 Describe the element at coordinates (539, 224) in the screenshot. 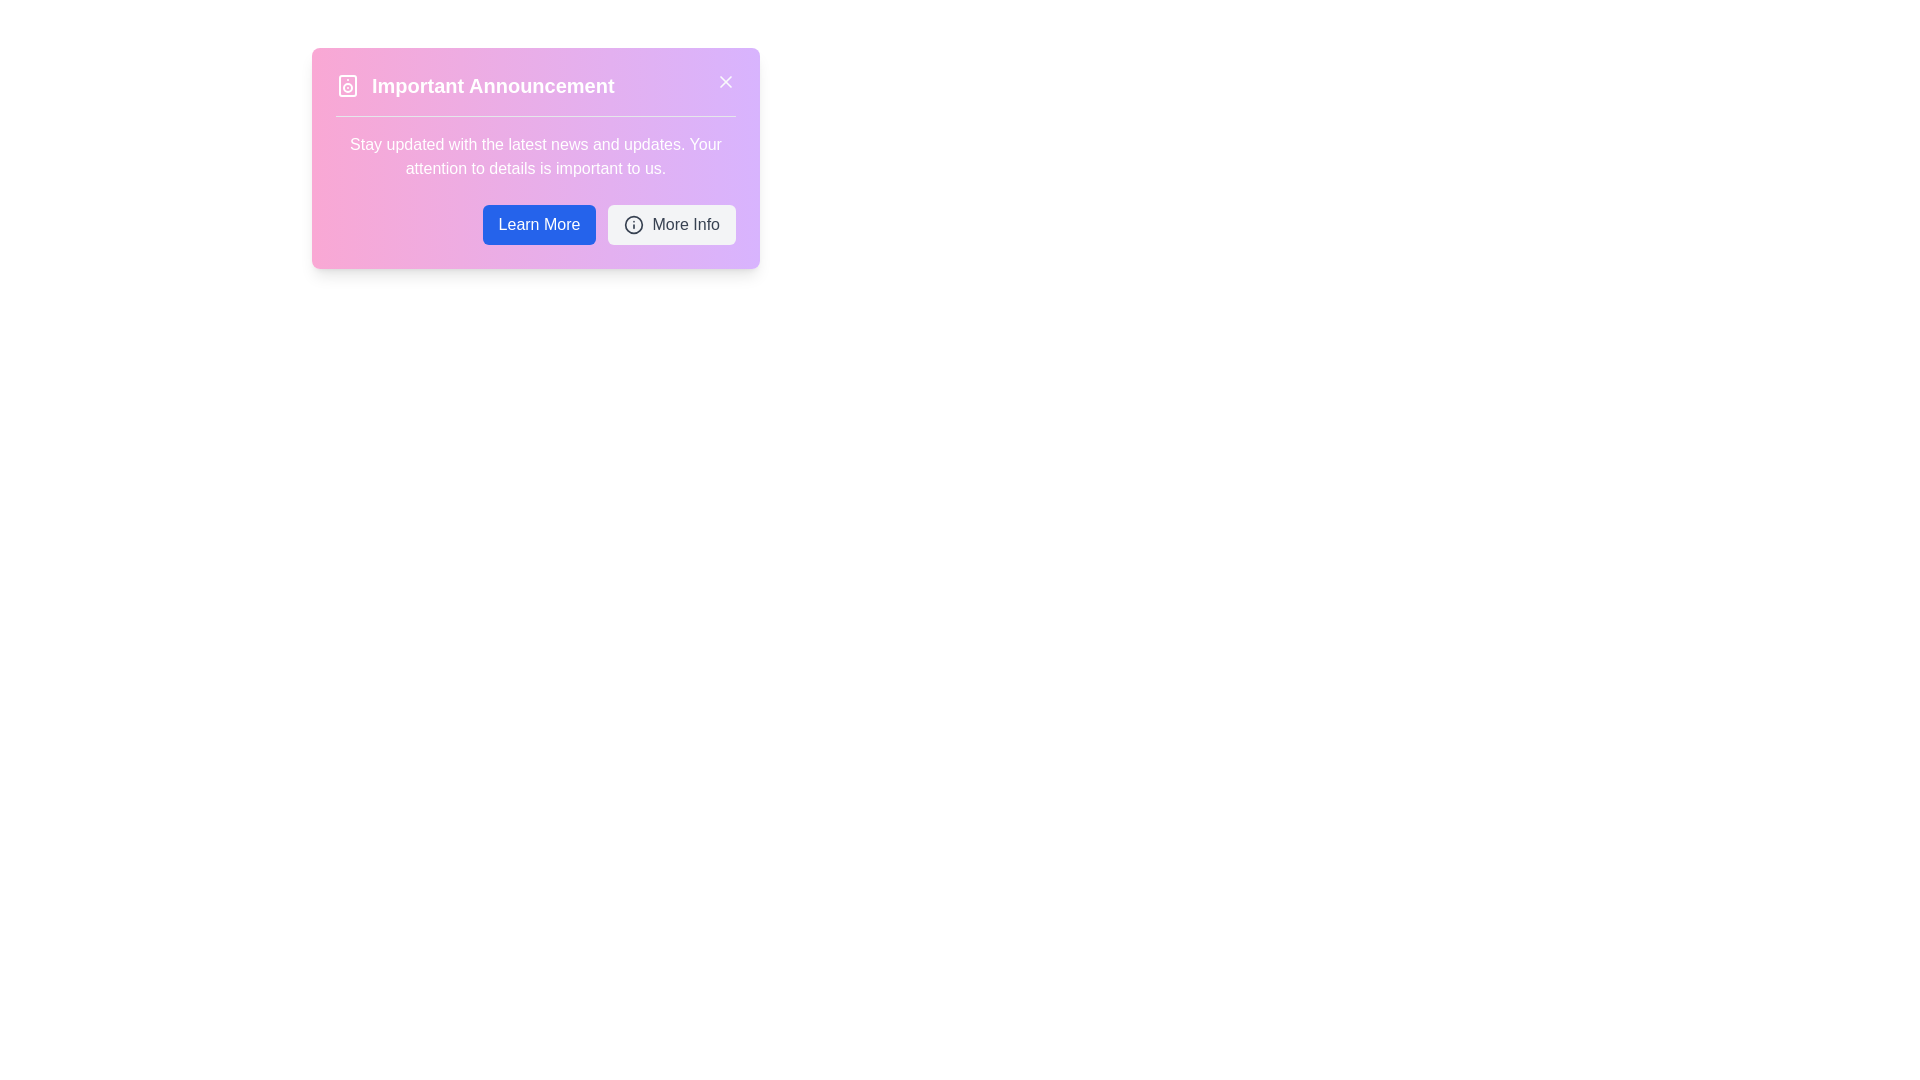

I see `the 'Learn More' button for keyboard interaction` at that location.